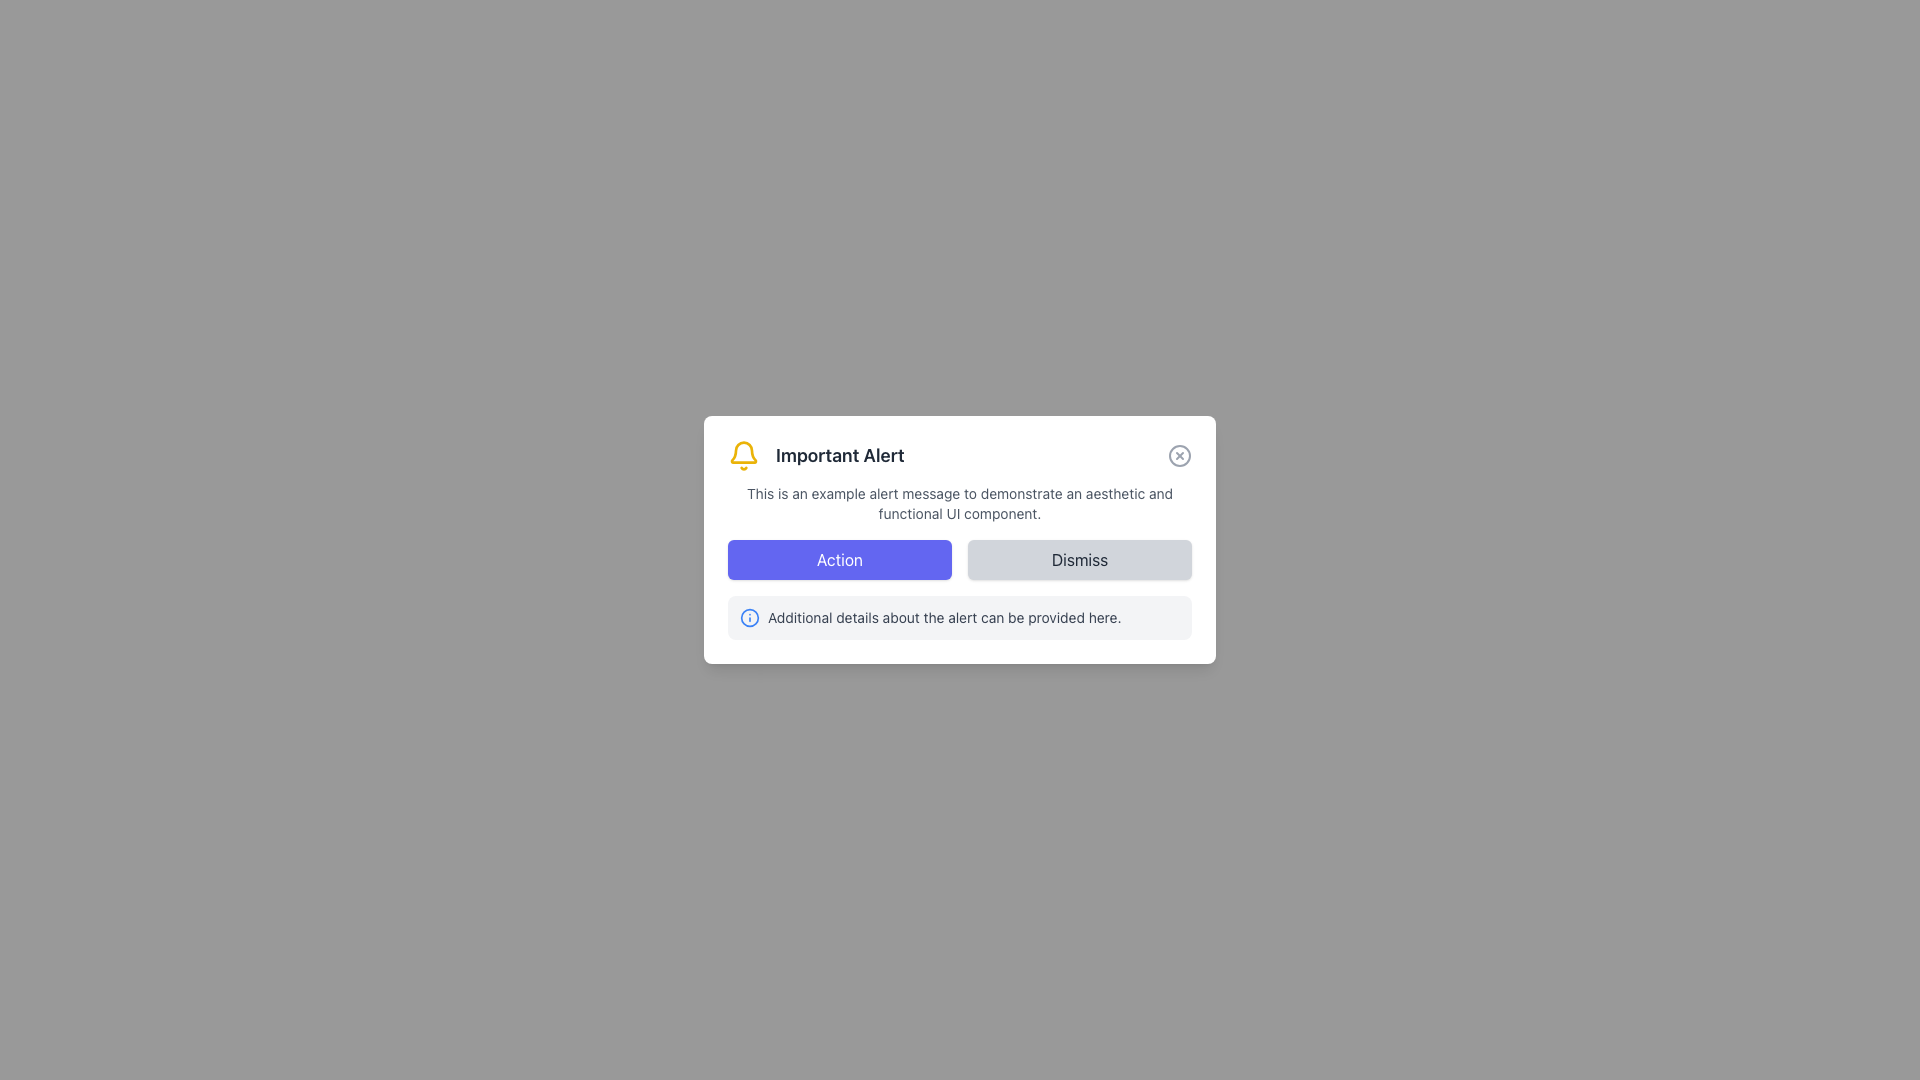 This screenshot has height=1080, width=1920. Describe the element at coordinates (840, 455) in the screenshot. I see `text content of the alert message title, which is positioned immediately to the right of a yellow bell icon` at that location.